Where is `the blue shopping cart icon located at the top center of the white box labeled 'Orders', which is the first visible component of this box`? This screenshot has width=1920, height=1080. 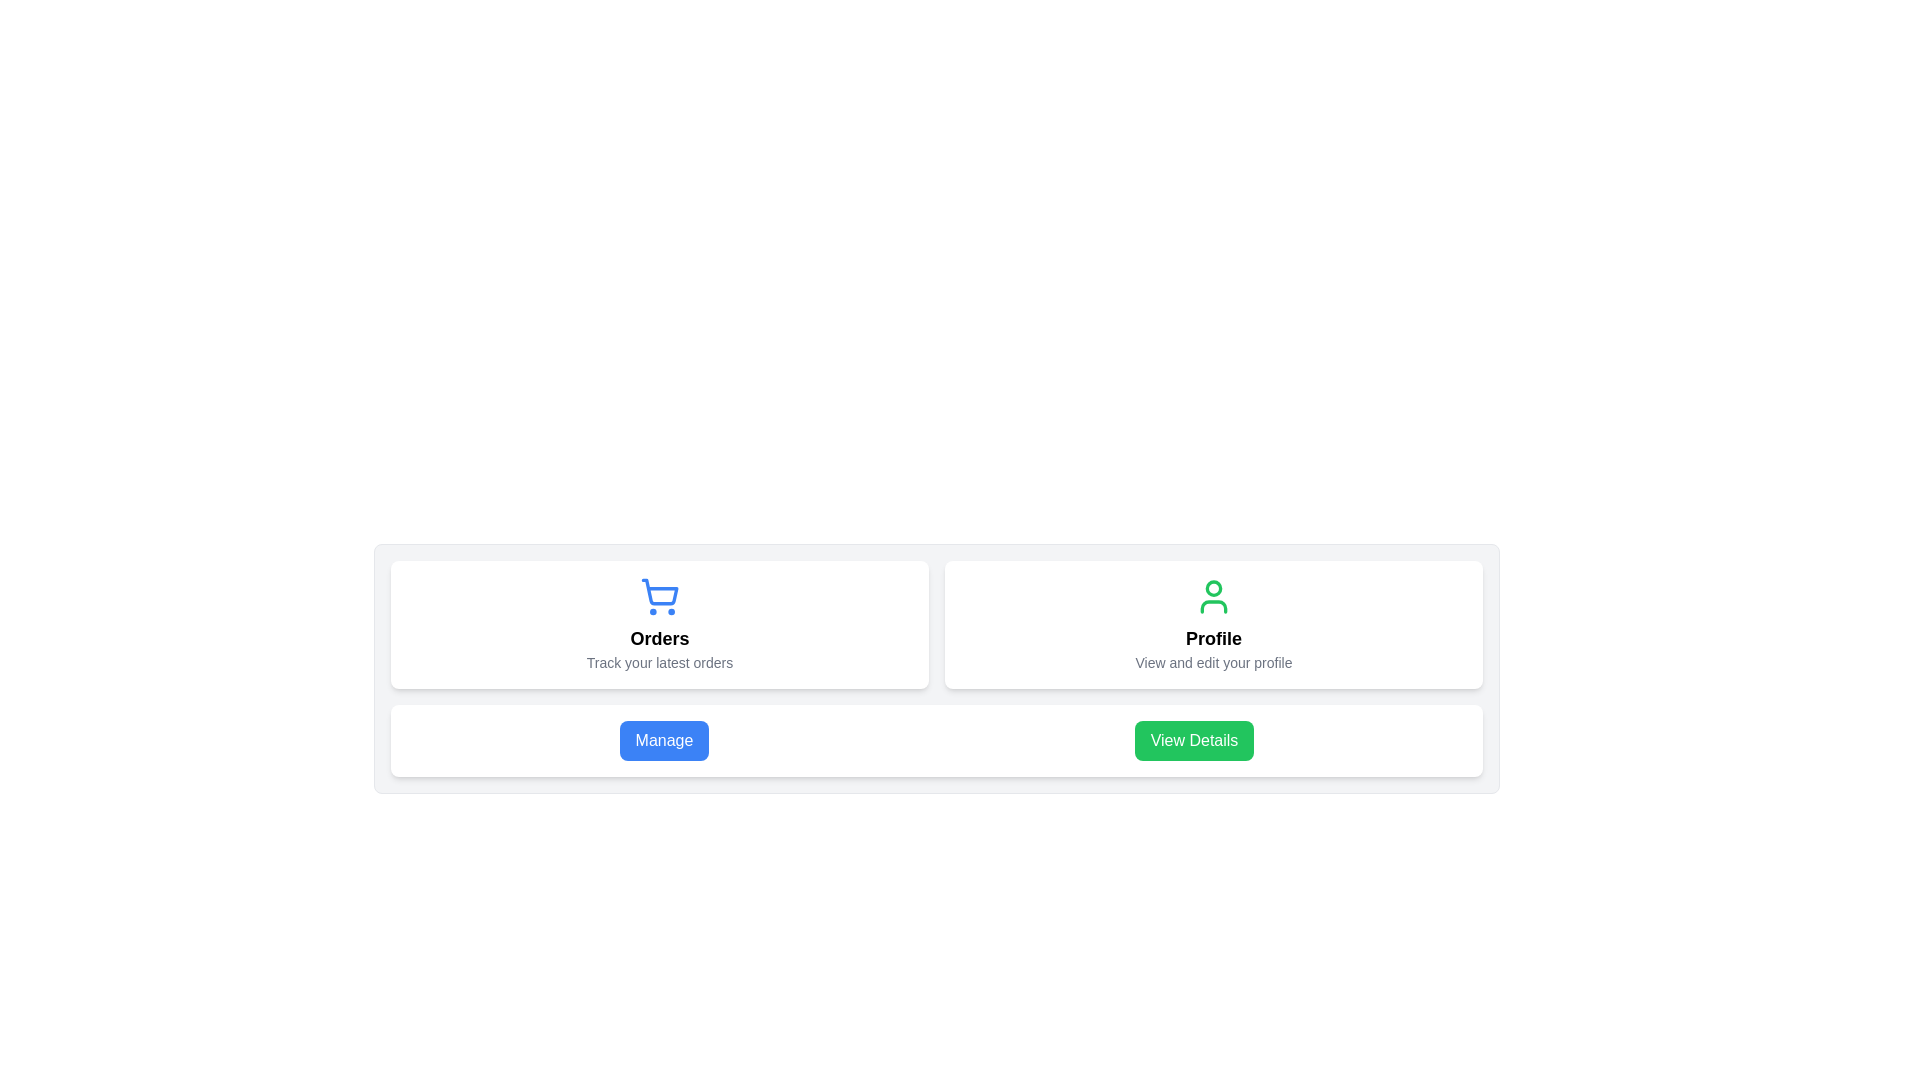
the blue shopping cart icon located at the top center of the white box labeled 'Orders', which is the first visible component of this box is located at coordinates (660, 596).